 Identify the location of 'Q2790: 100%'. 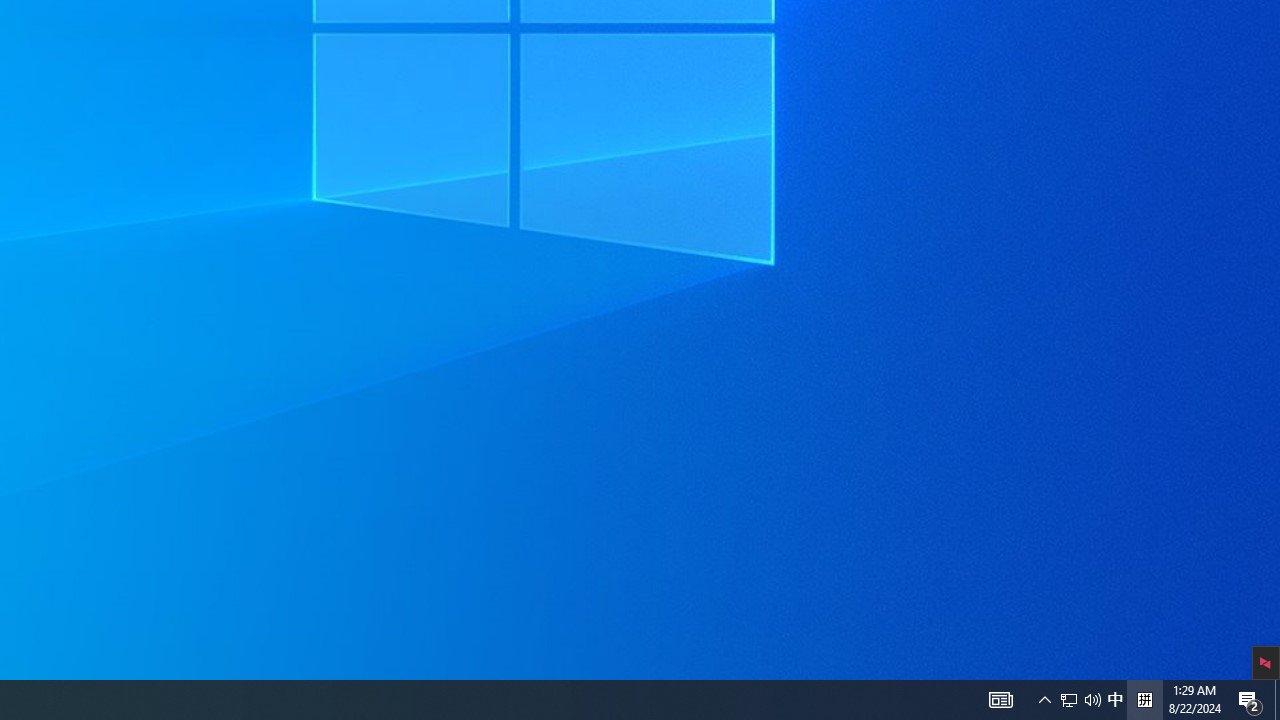
(1114, 698).